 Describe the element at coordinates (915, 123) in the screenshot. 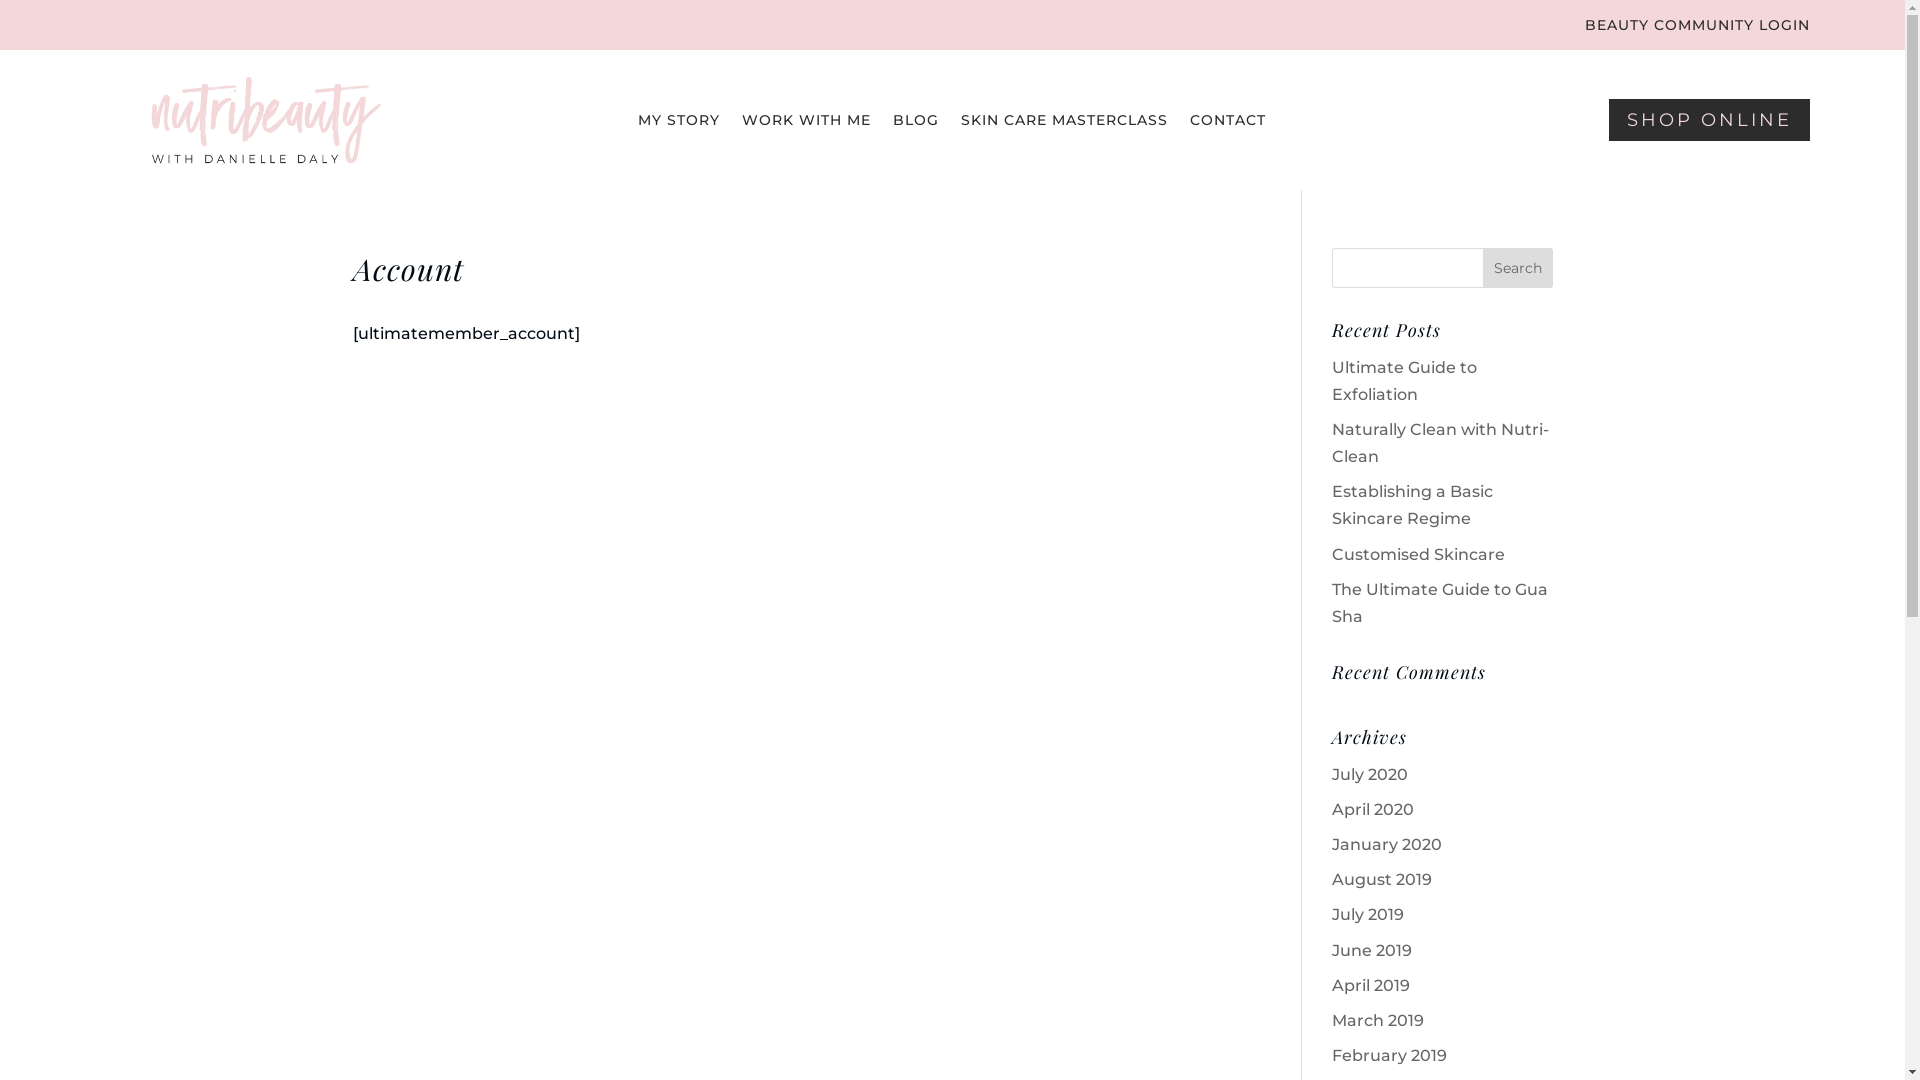

I see `'BLOG'` at that location.